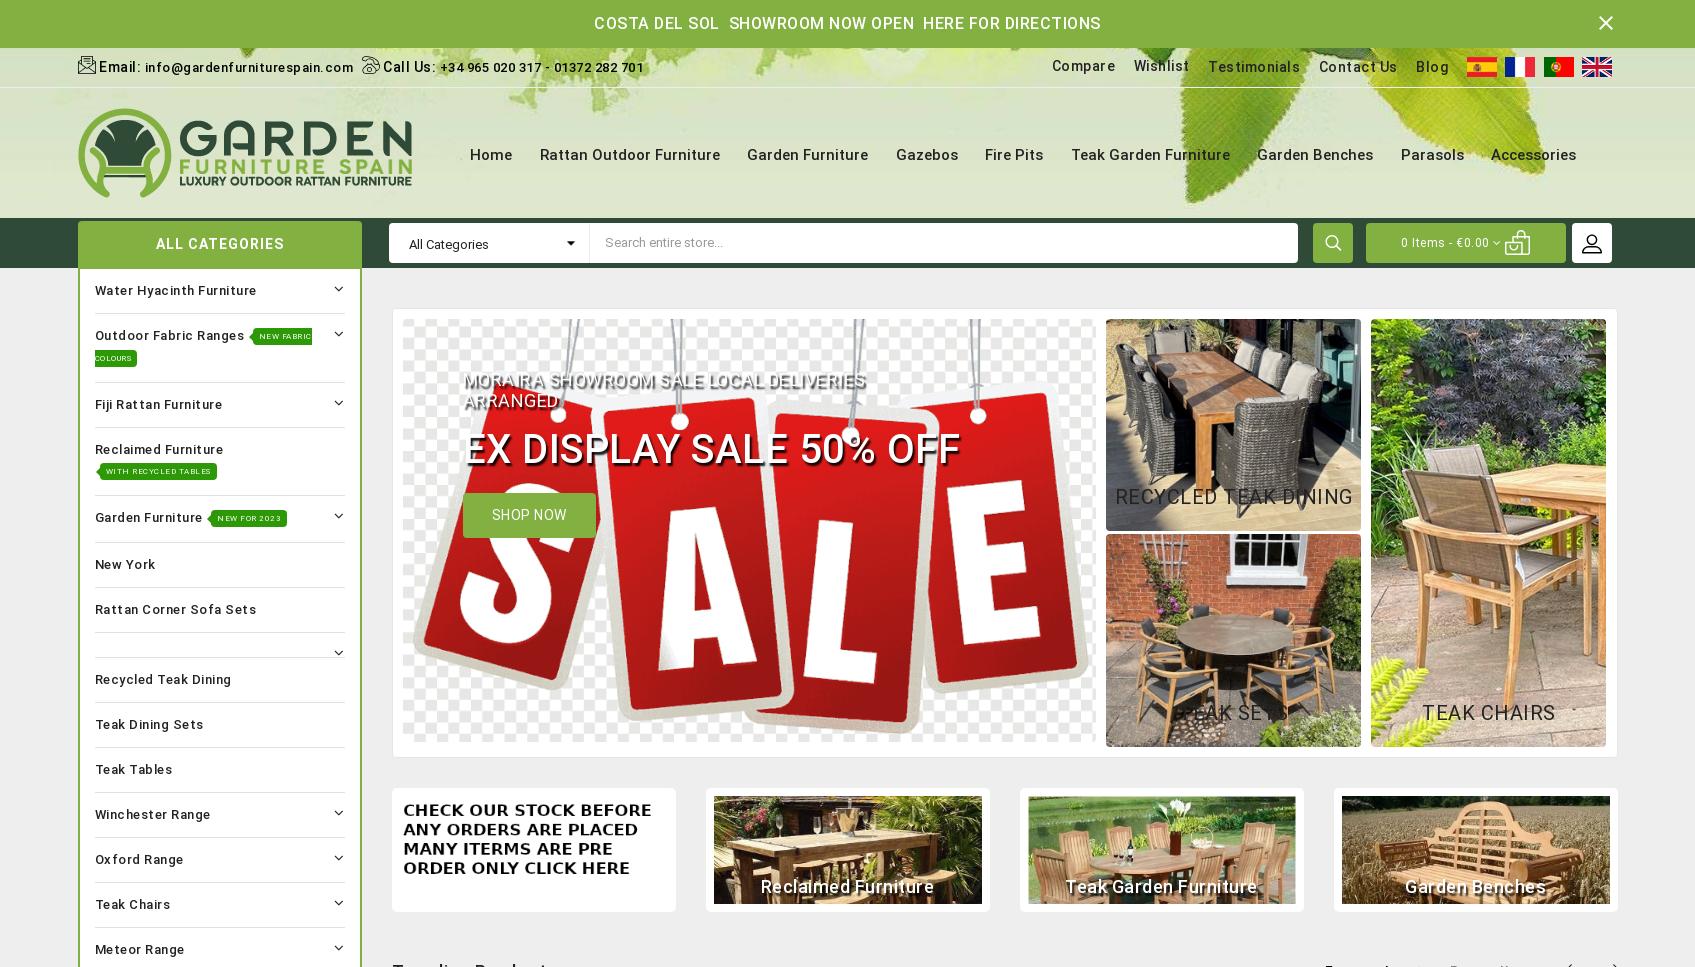  I want to click on 'Recycled Teak Dining', so click(162, 678).